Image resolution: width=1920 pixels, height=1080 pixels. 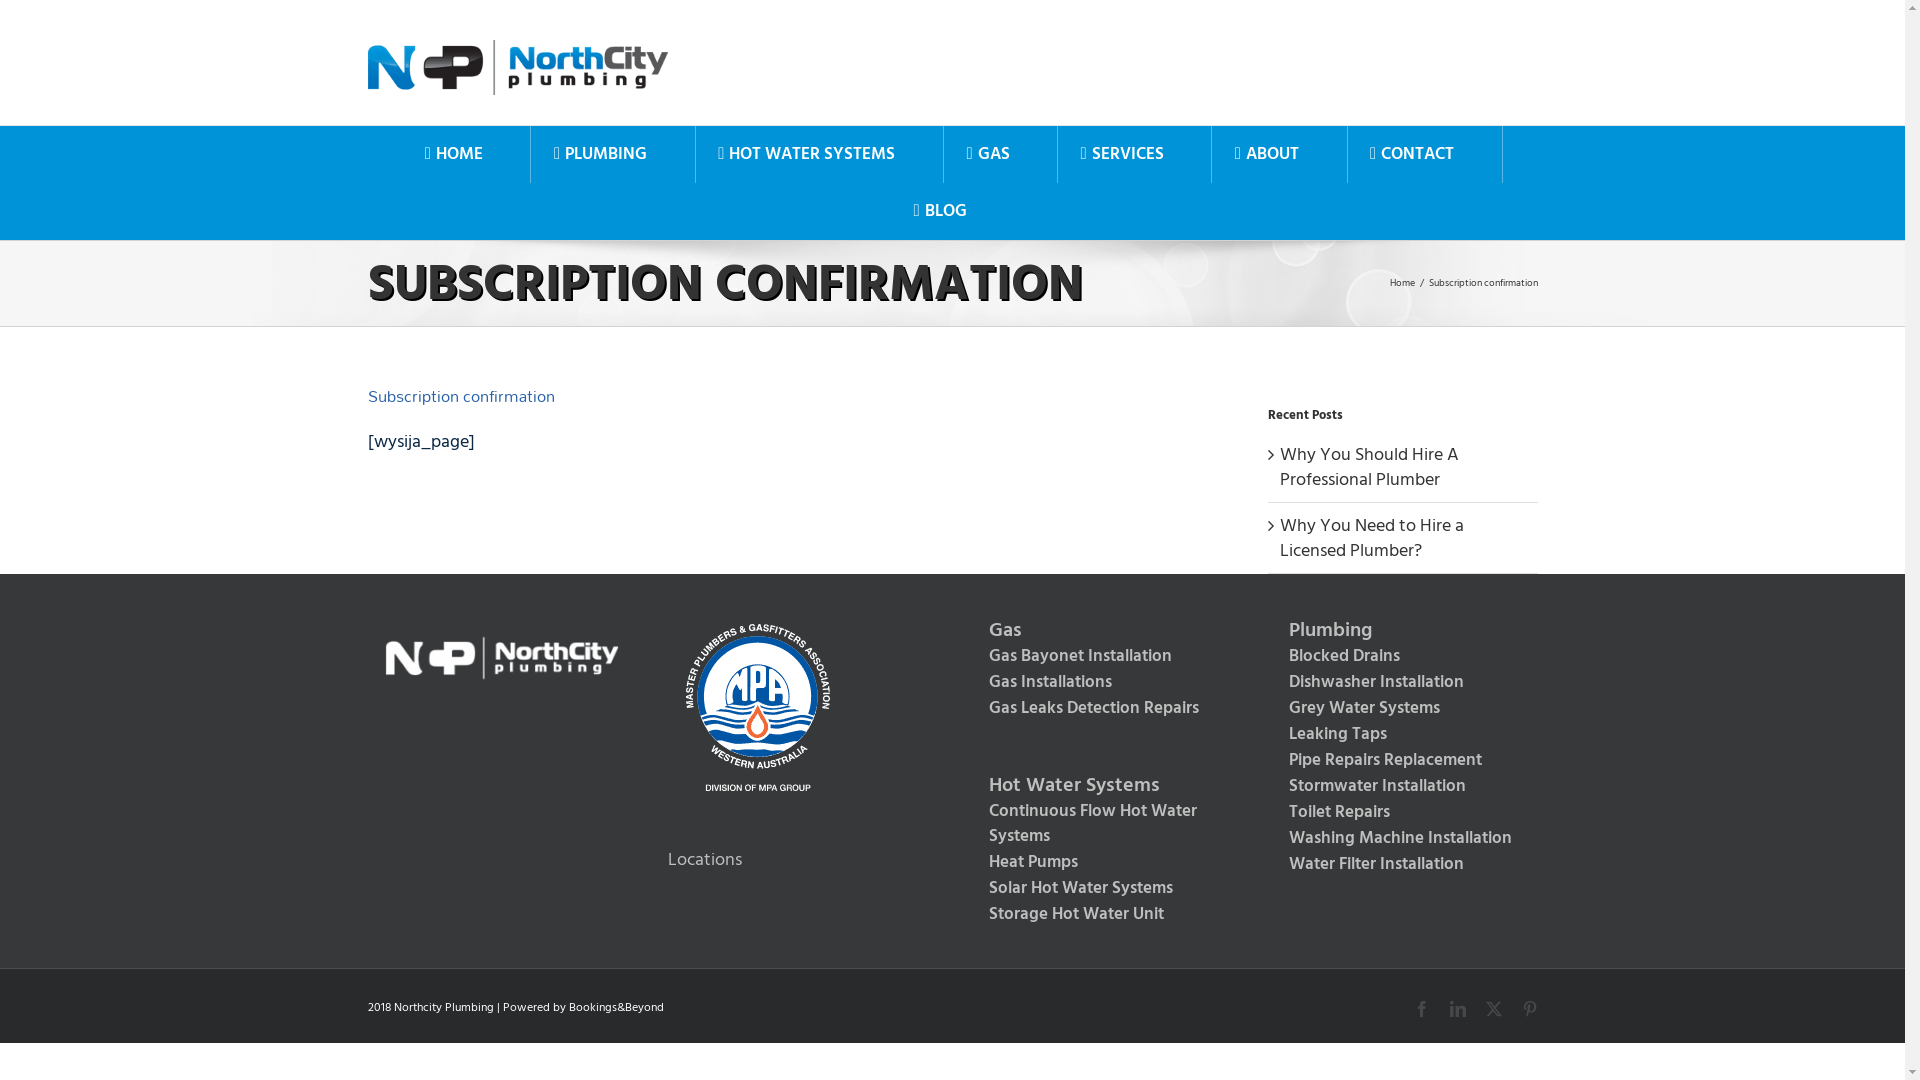 What do you see at coordinates (988, 153) in the screenshot?
I see `'GAS'` at bounding box center [988, 153].